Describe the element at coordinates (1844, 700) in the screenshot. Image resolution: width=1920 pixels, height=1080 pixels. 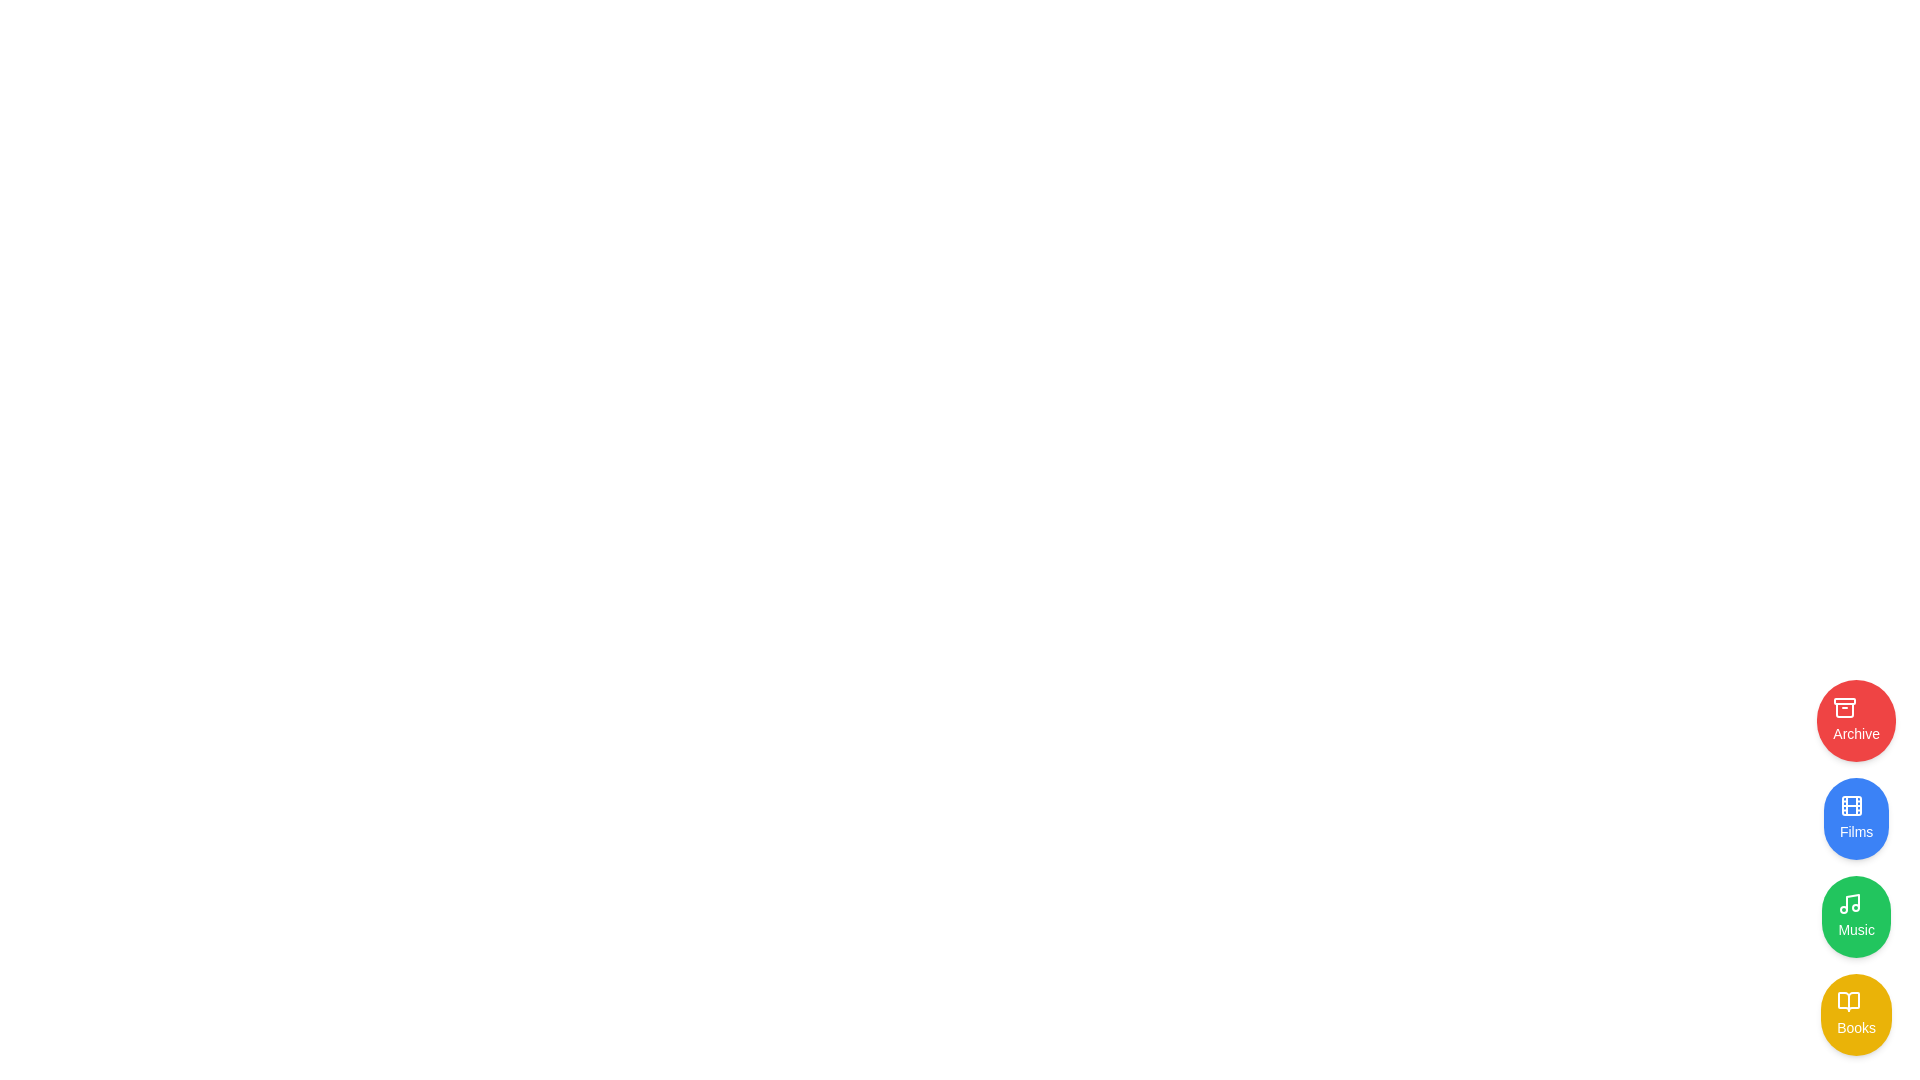
I see `the topmost rounded rectangle element within the archive icon, which is visually represented in the SVG format` at that location.